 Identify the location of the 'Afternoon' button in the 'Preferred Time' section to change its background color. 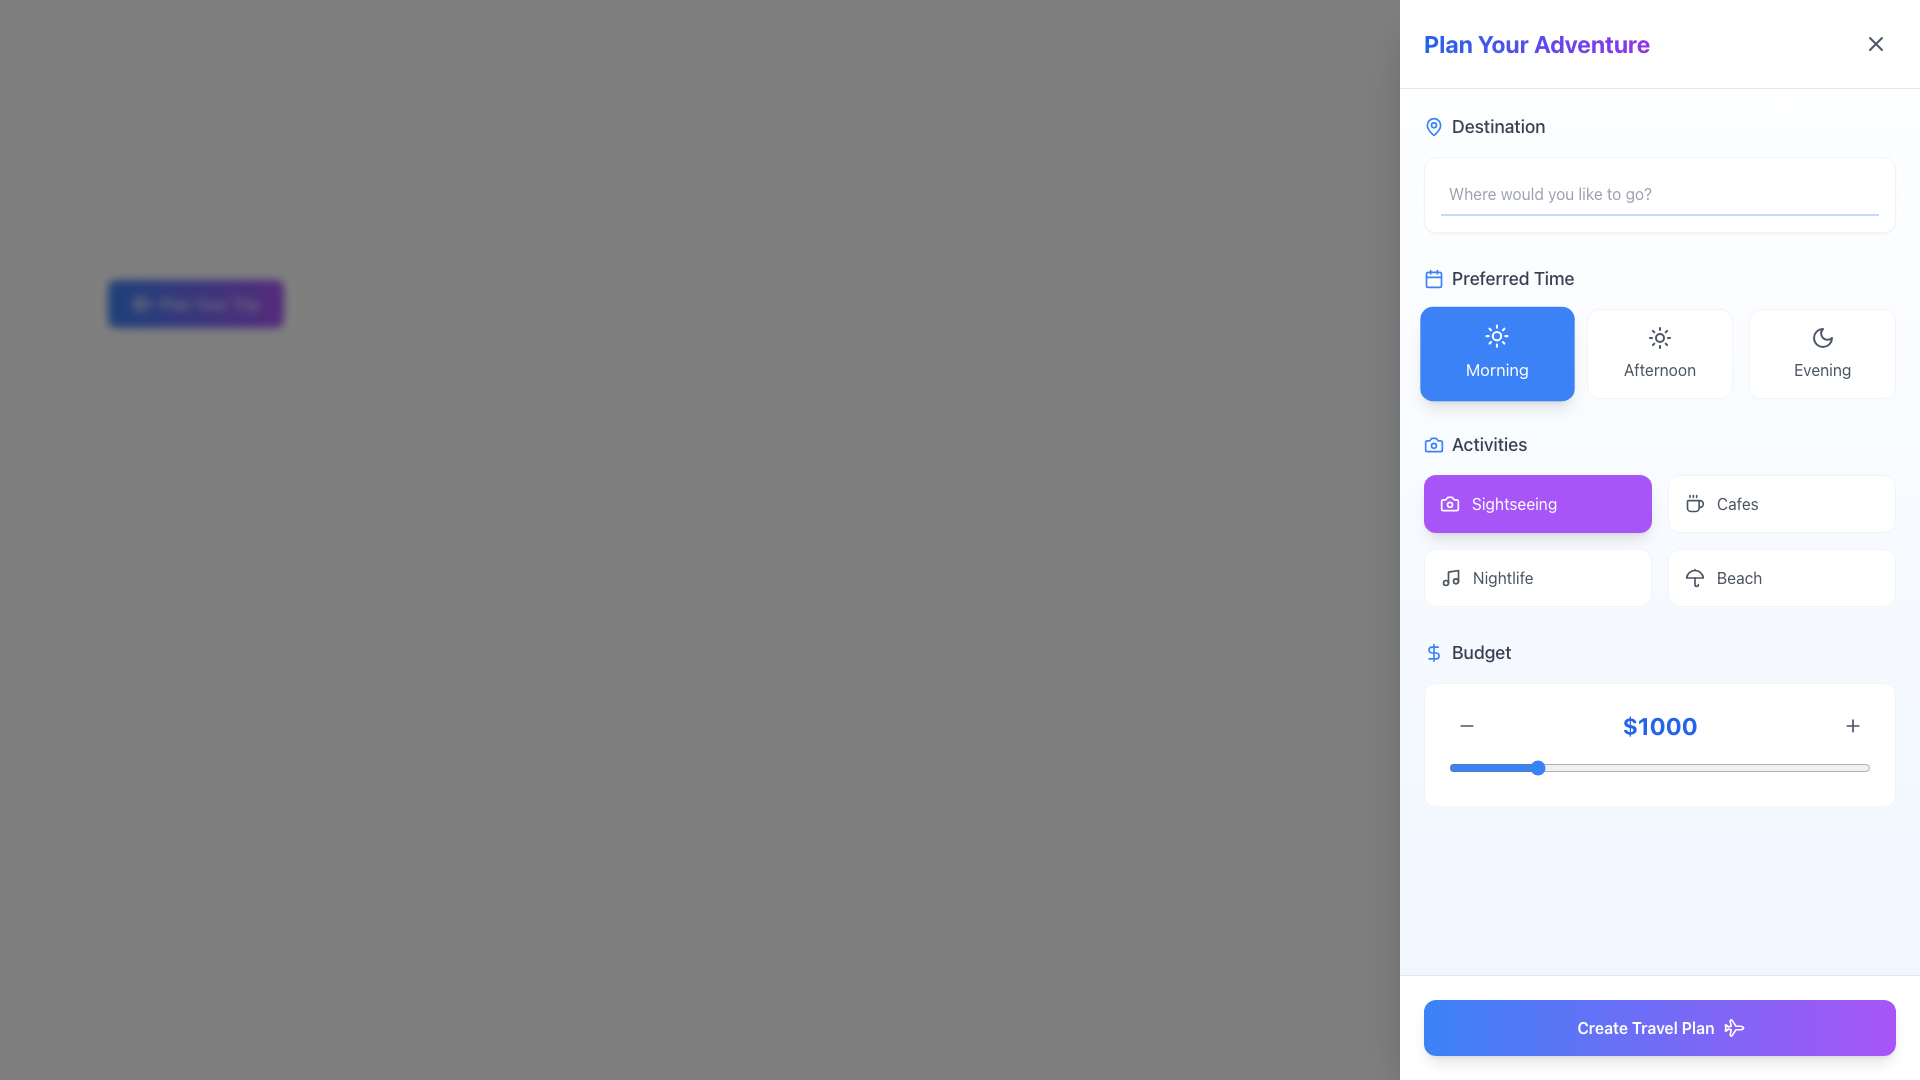
(1660, 353).